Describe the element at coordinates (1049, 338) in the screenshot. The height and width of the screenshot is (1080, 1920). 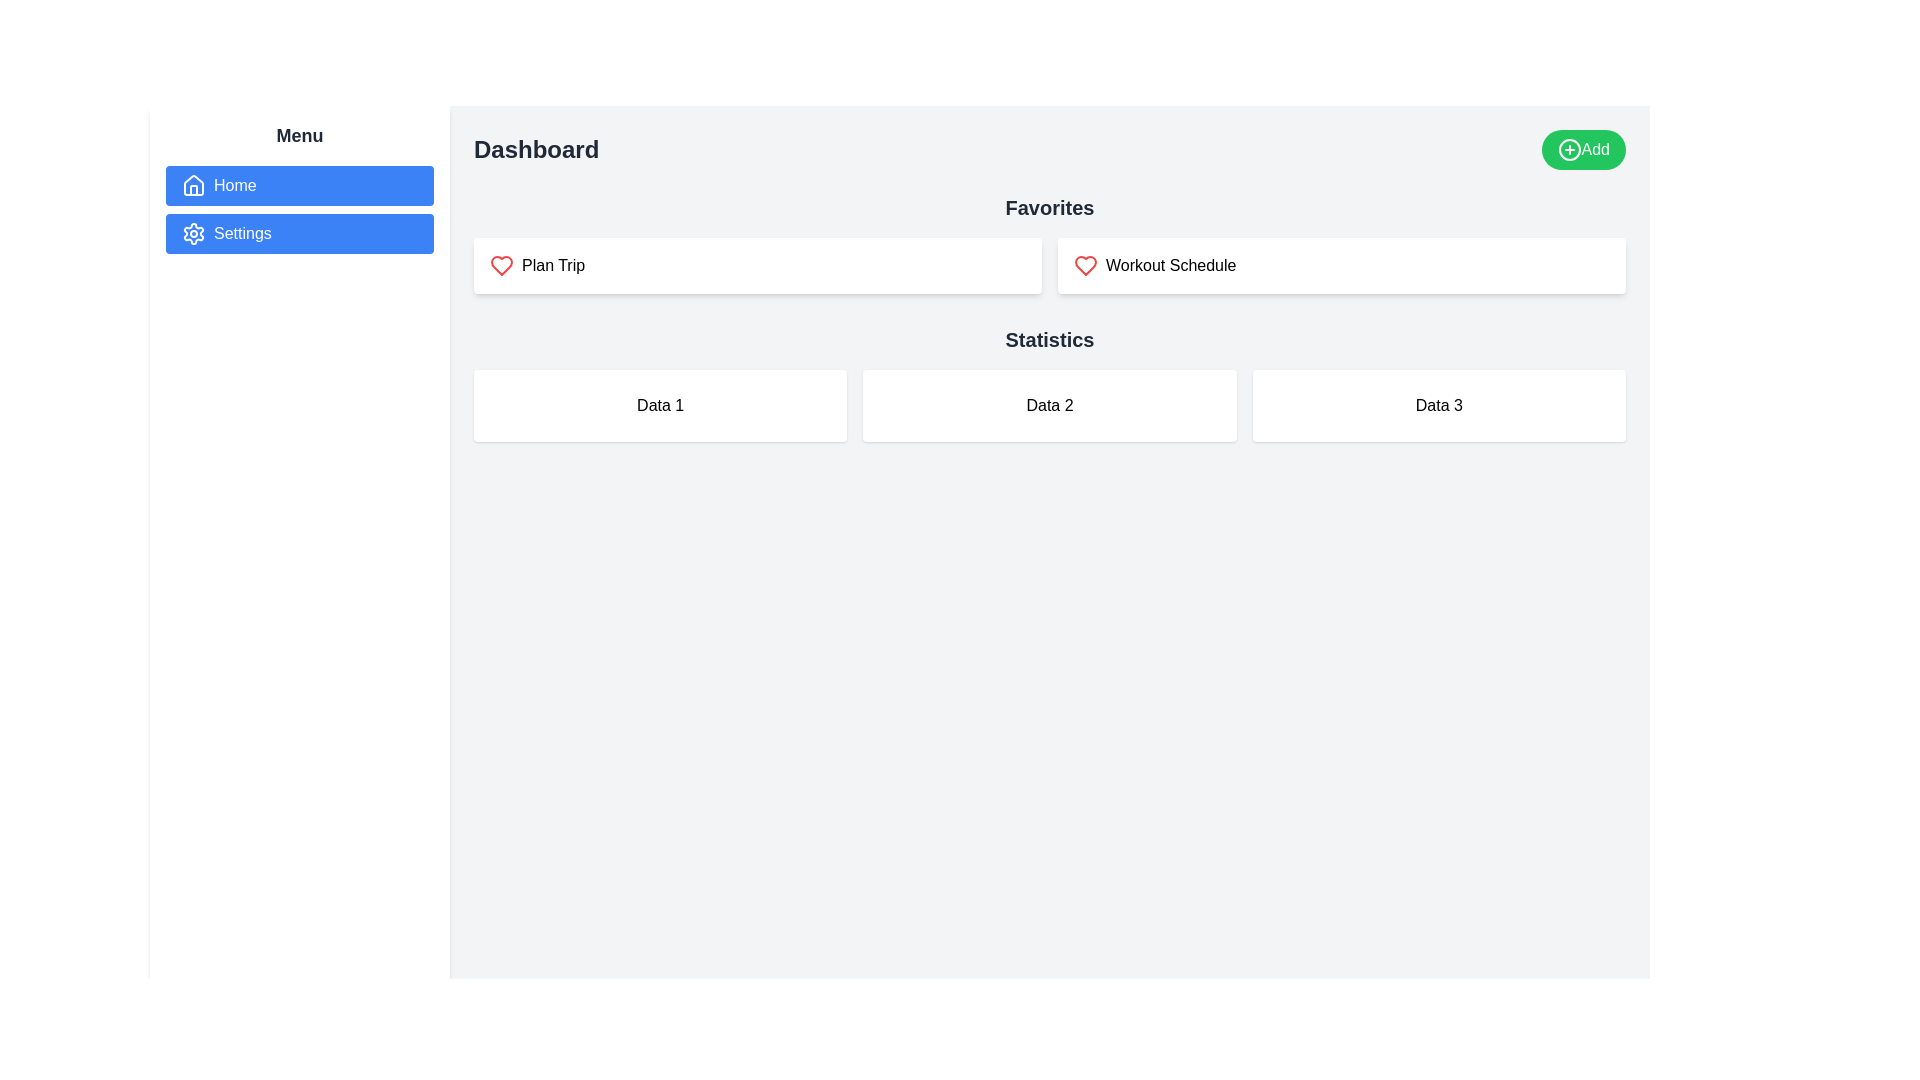
I see `the 'Statistics' text label, which is styled with a larger bold font and is positioned above the data boxes labeled 'Data 1', 'Data 2', and 'Data 3'` at that location.